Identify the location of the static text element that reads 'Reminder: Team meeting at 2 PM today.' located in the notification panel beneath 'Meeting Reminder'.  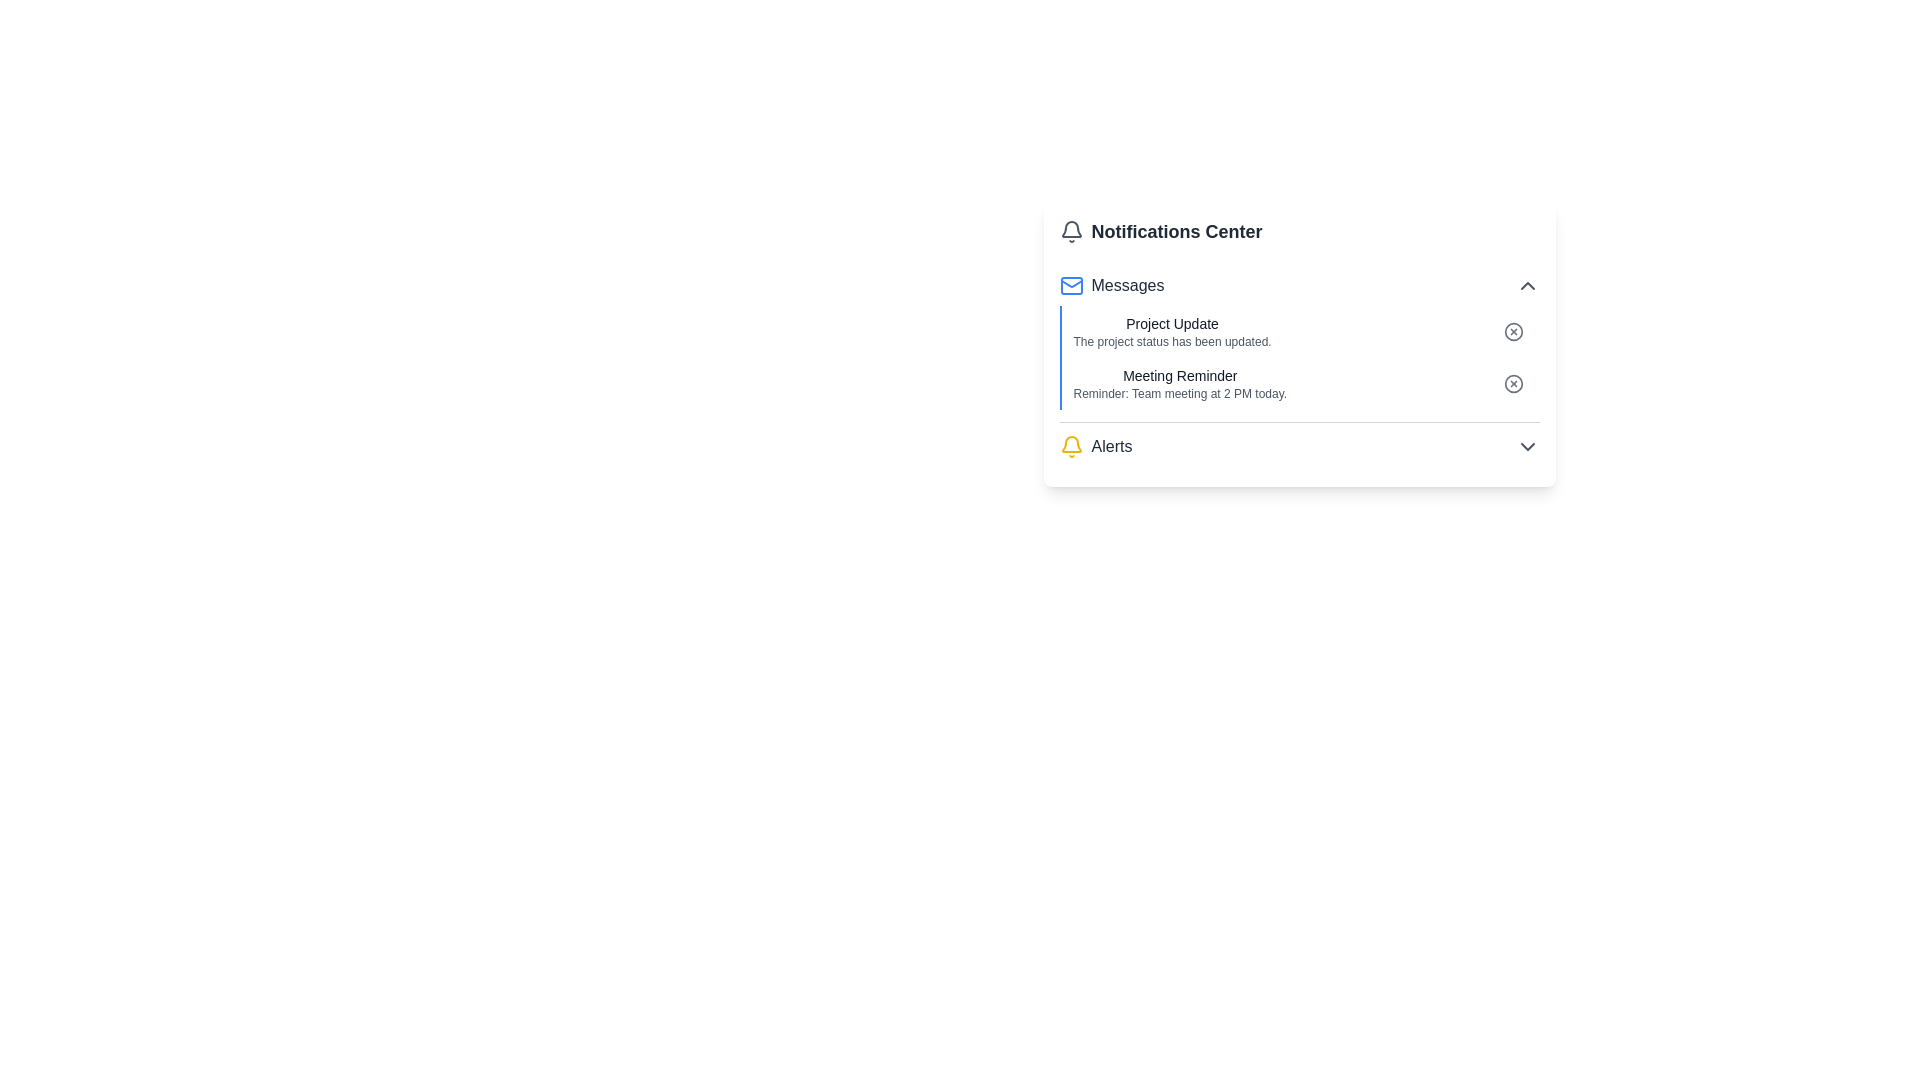
(1180, 393).